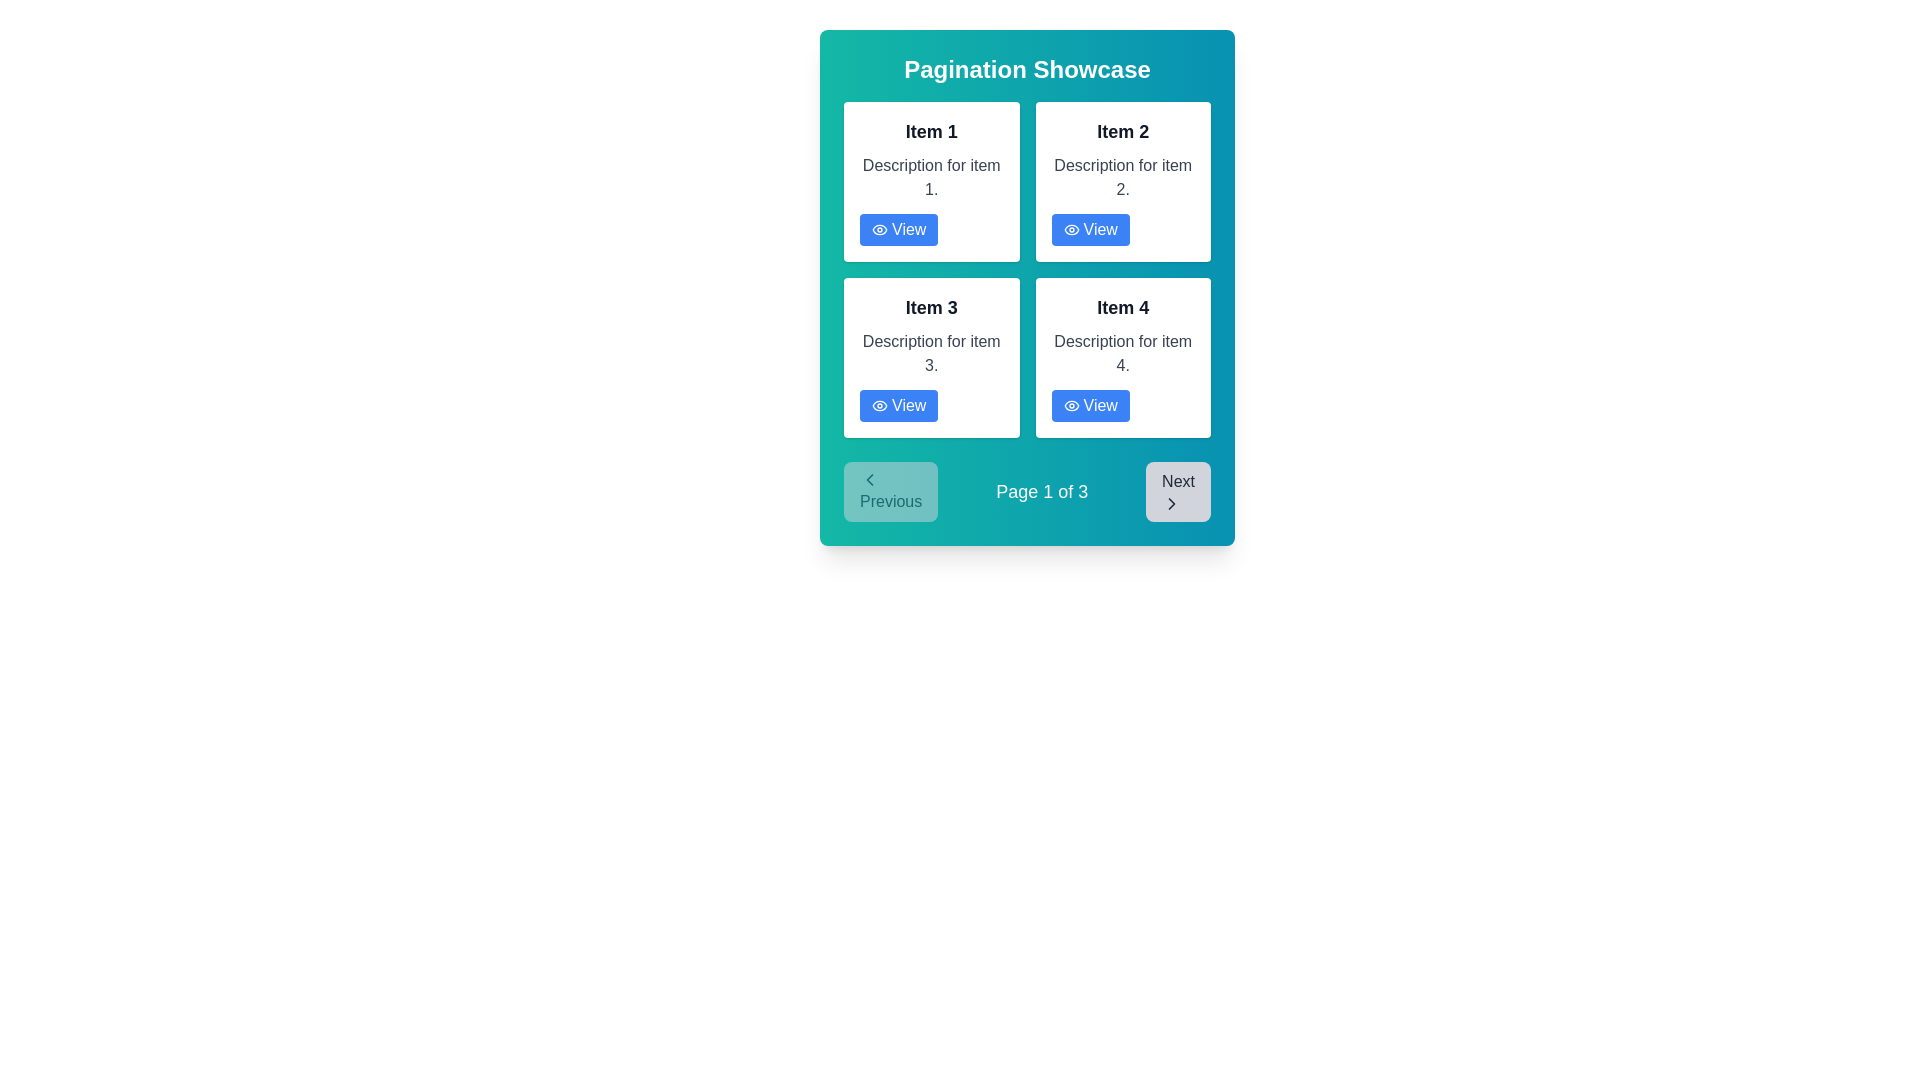 The image size is (1920, 1080). I want to click on the blue button with rounded corners and white text that reads 'View', which includes an eye icon, so click(898, 229).